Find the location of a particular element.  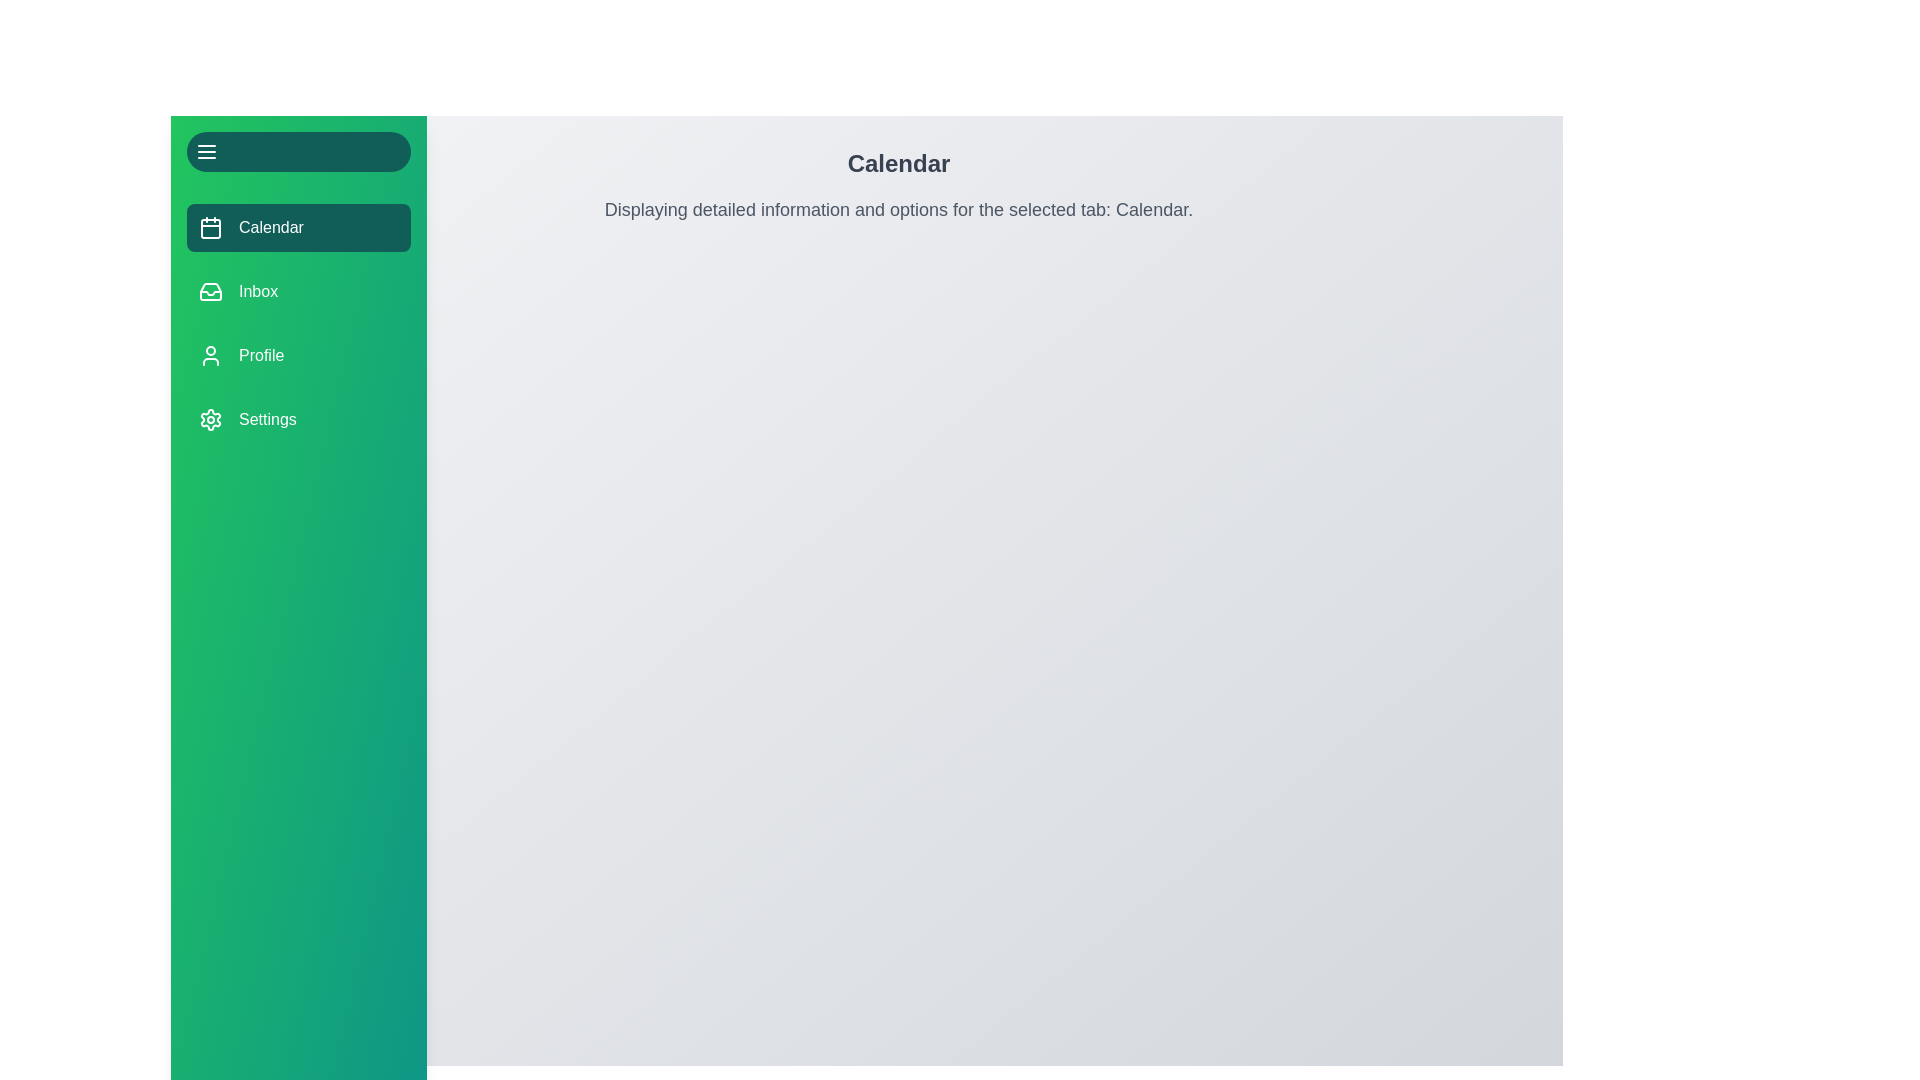

the menu button corresponding to Inbox to change the active tab is located at coordinates (297, 292).